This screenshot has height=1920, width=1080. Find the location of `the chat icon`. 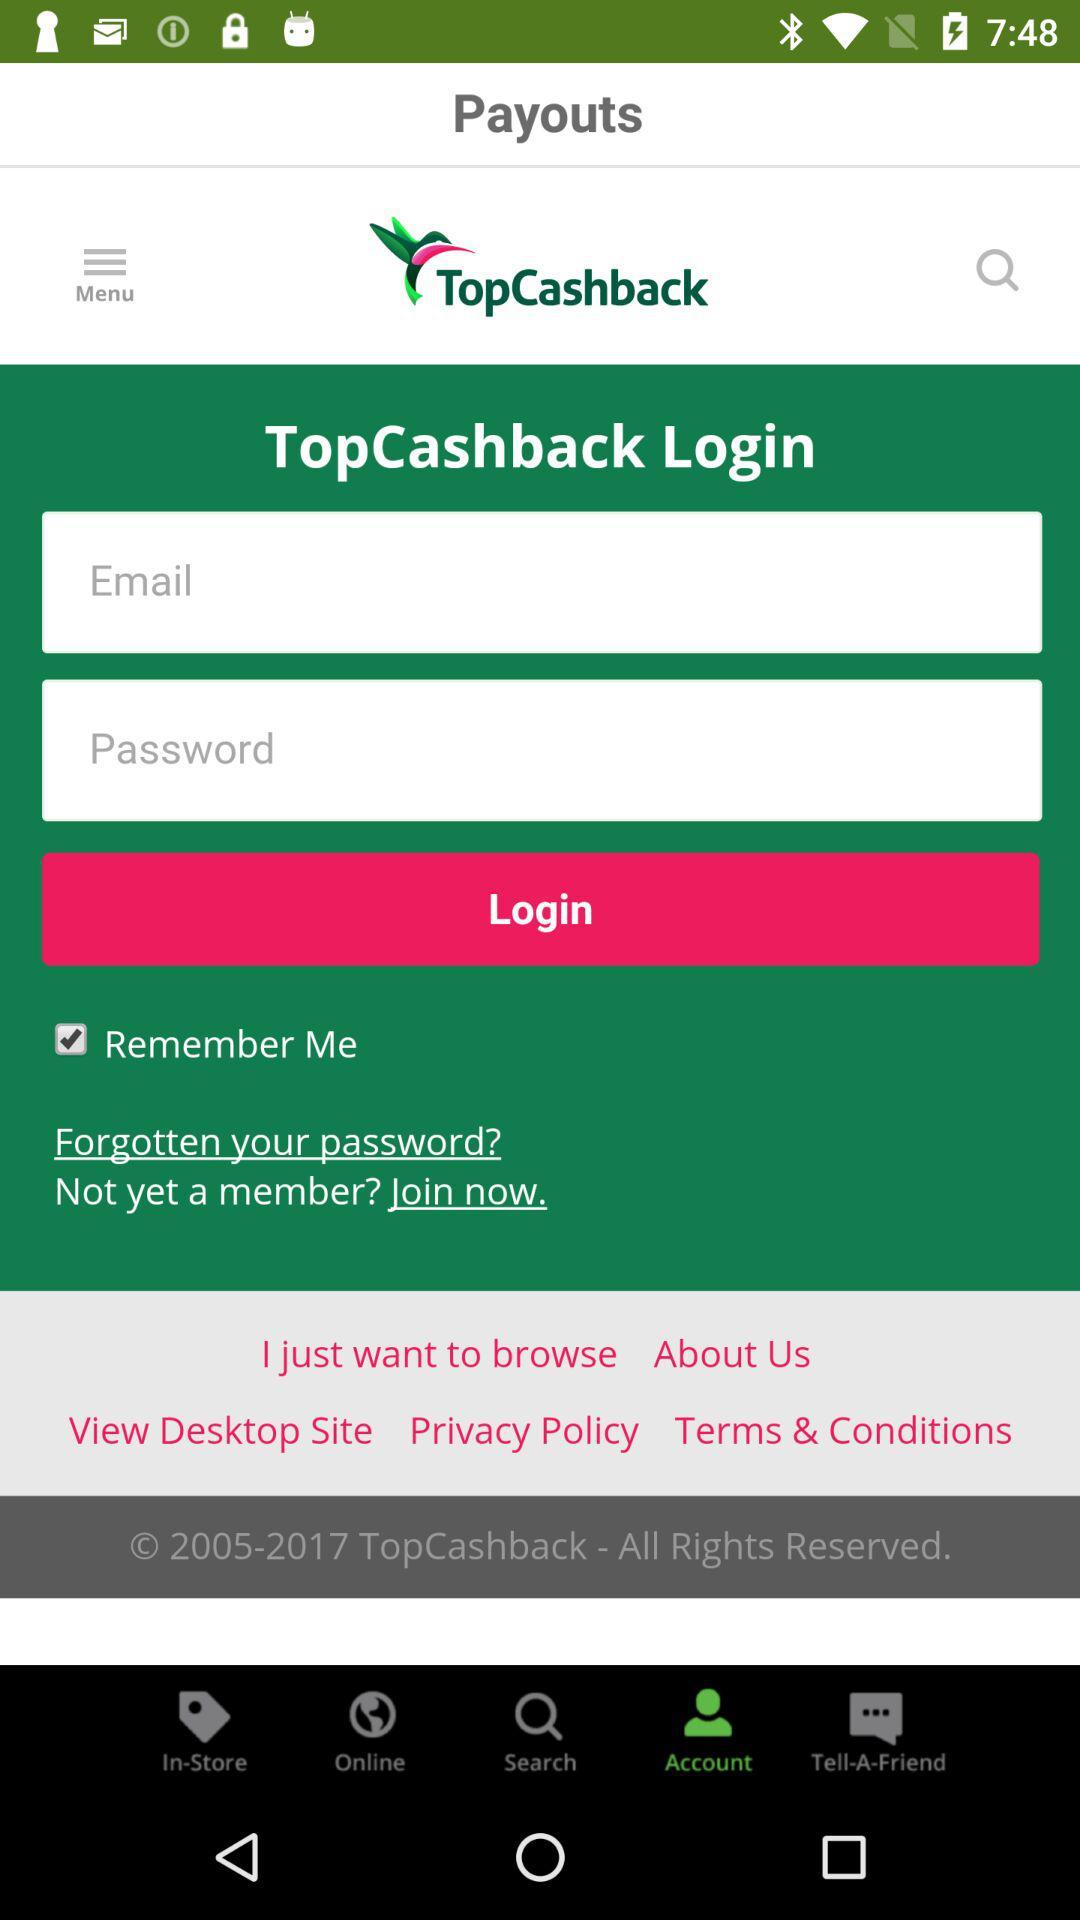

the chat icon is located at coordinates (874, 1728).